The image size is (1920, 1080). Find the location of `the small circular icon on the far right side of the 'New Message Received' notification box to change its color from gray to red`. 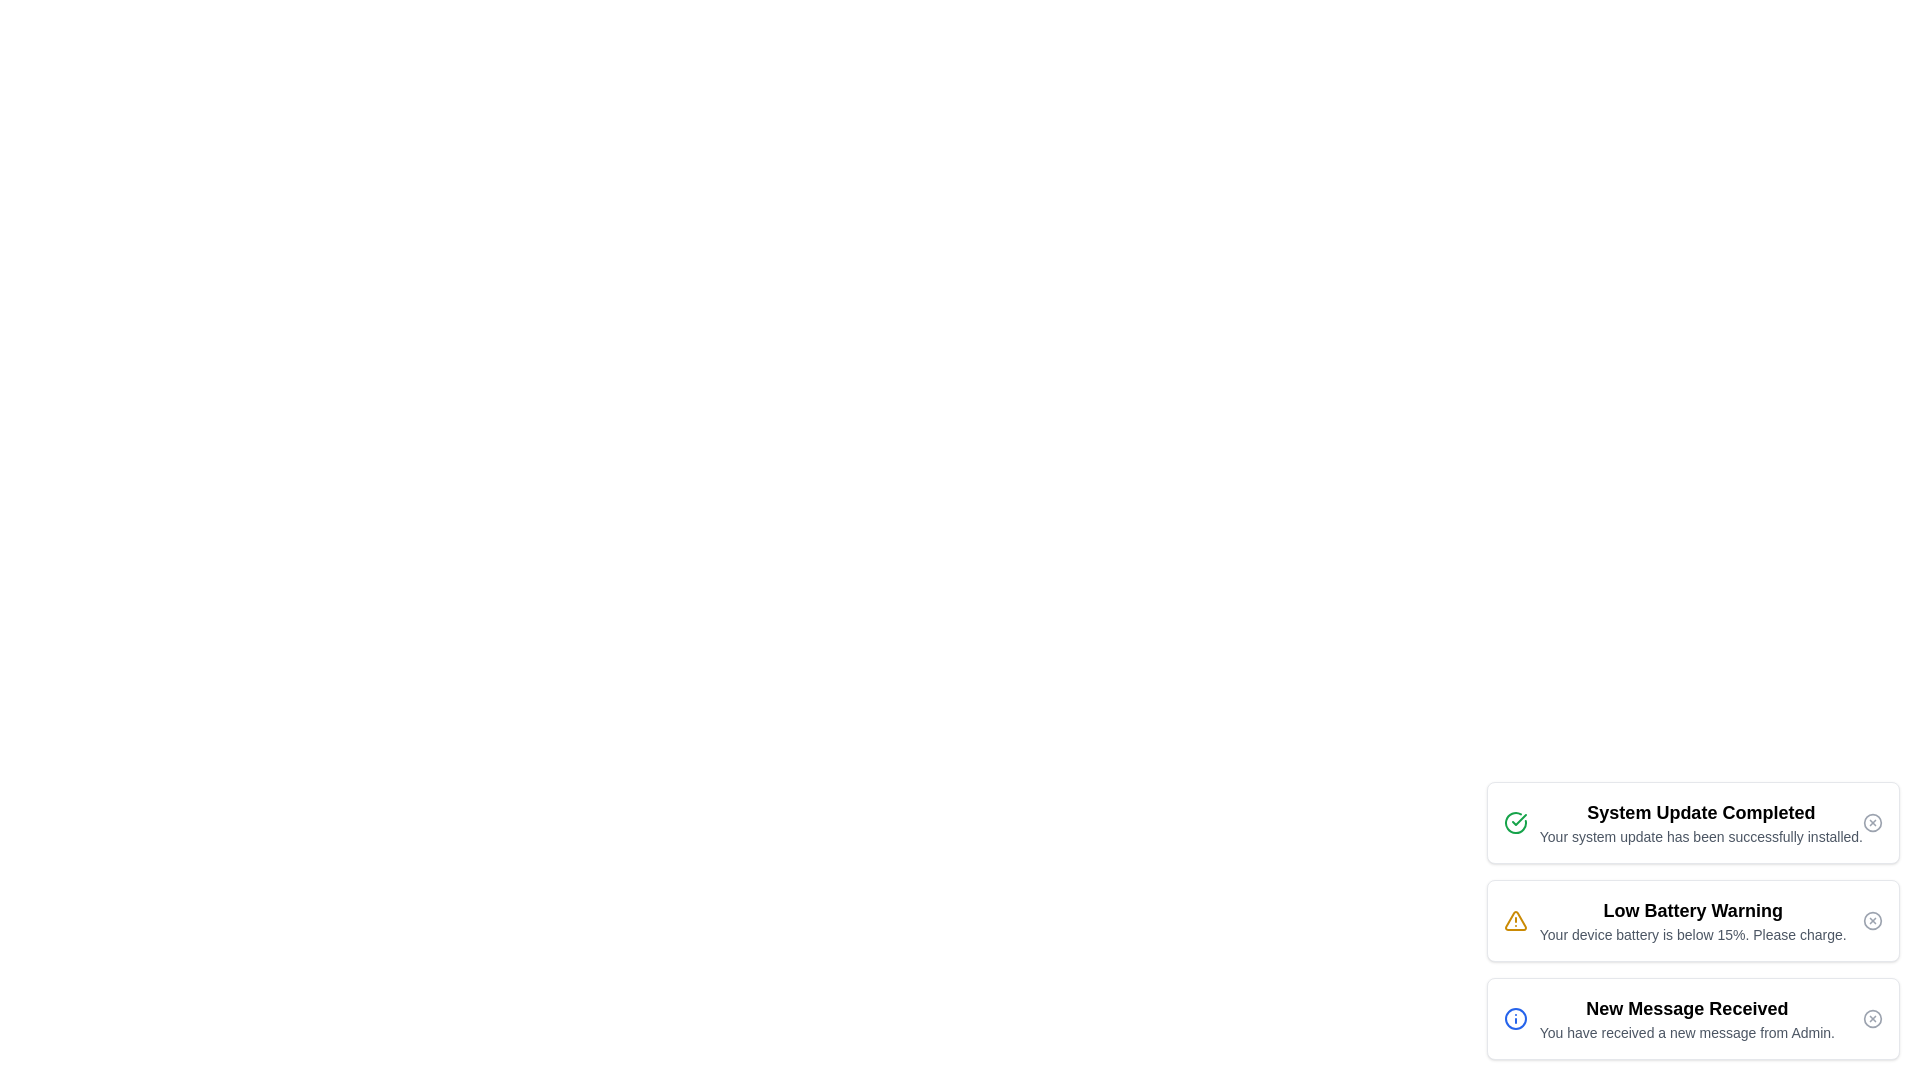

the small circular icon on the far right side of the 'New Message Received' notification box to change its color from gray to red is located at coordinates (1871, 1018).